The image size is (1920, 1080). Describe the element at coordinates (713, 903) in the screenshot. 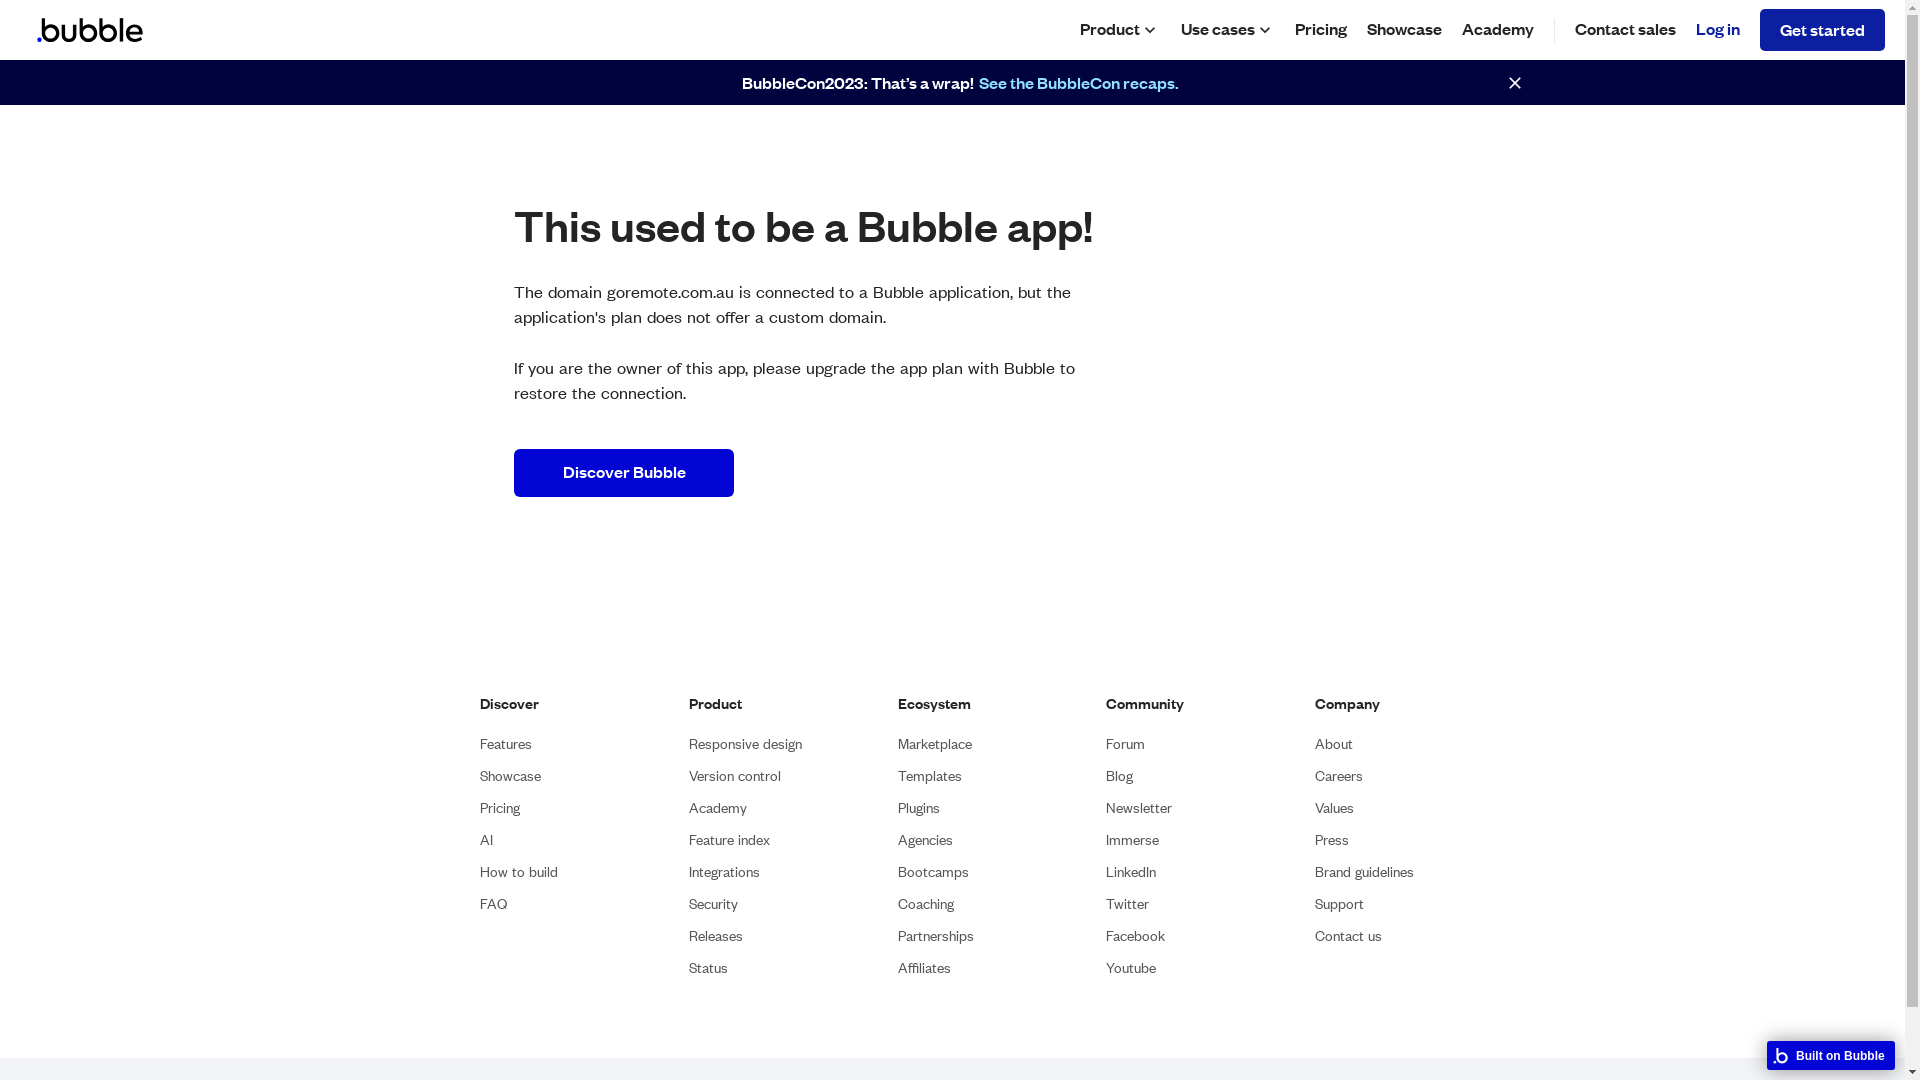

I see `'Security'` at that location.